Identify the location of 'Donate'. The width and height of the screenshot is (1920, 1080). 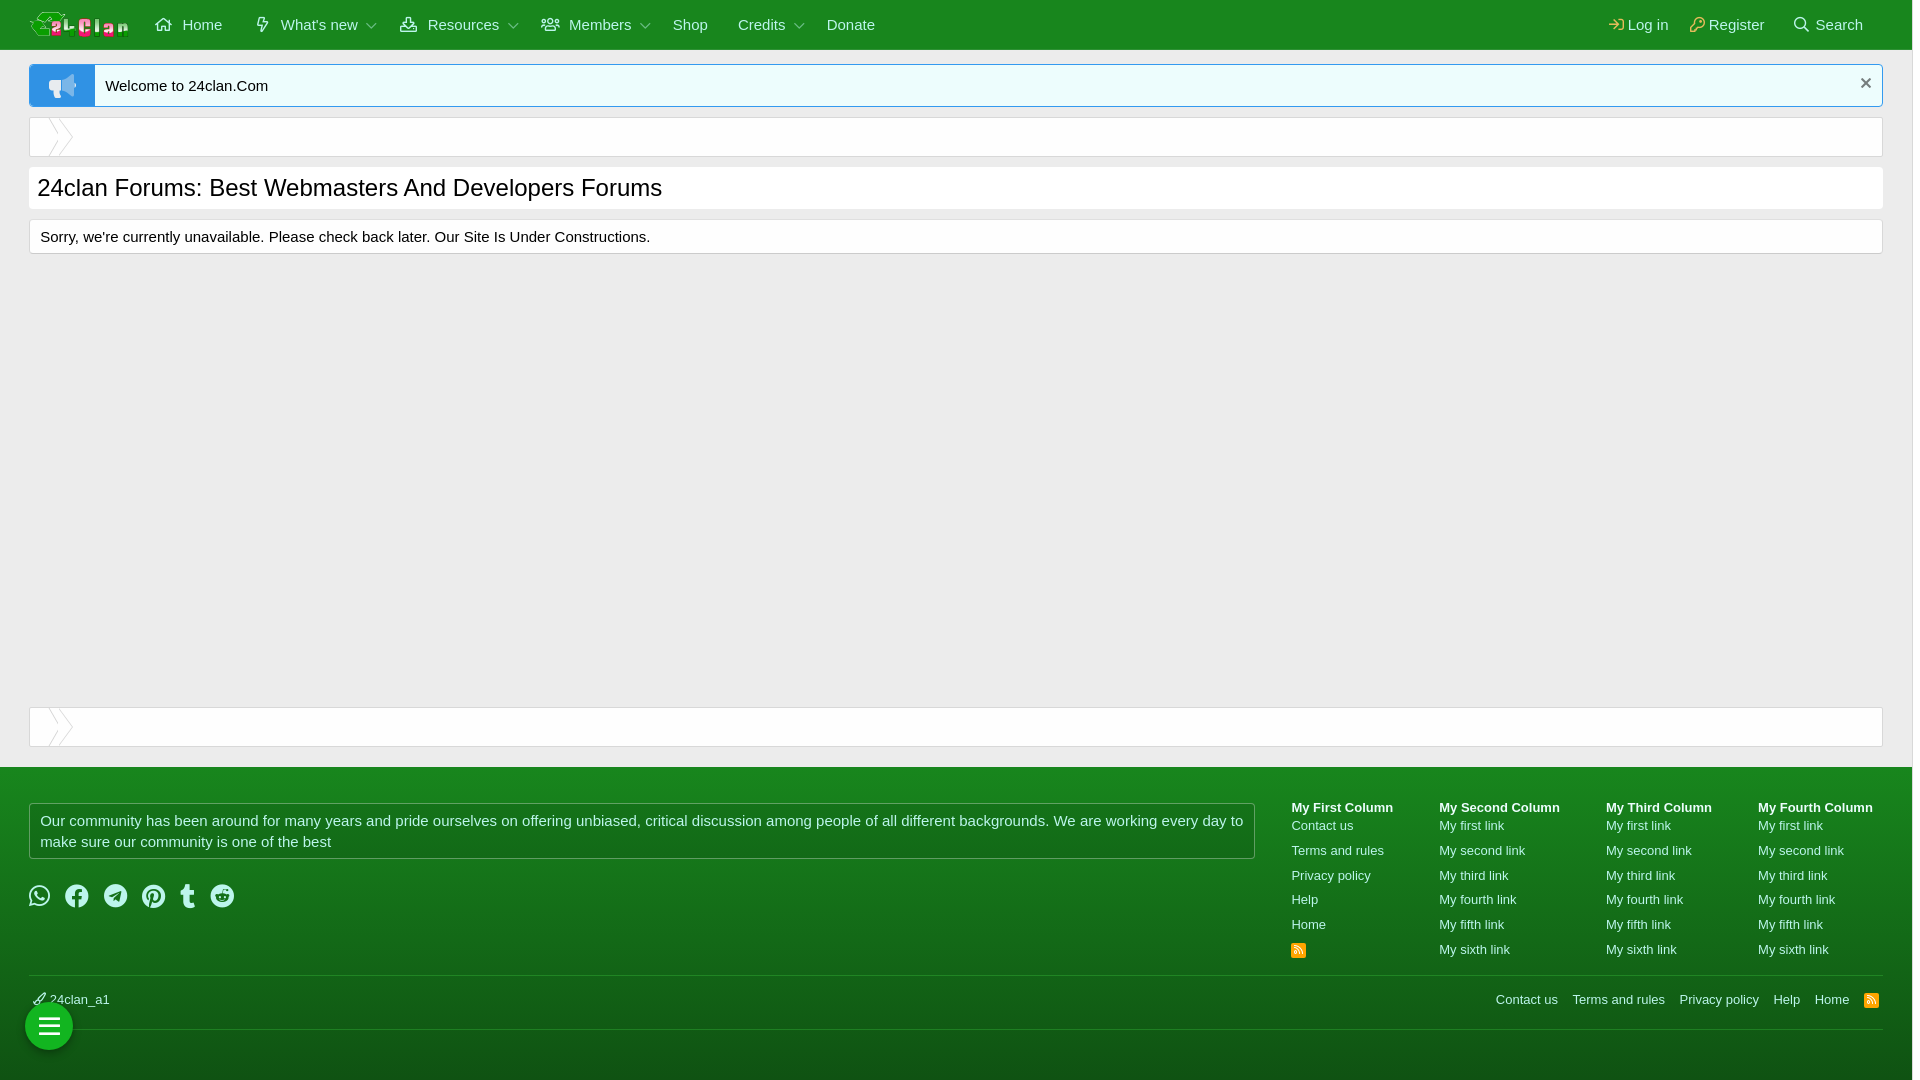
(850, 24).